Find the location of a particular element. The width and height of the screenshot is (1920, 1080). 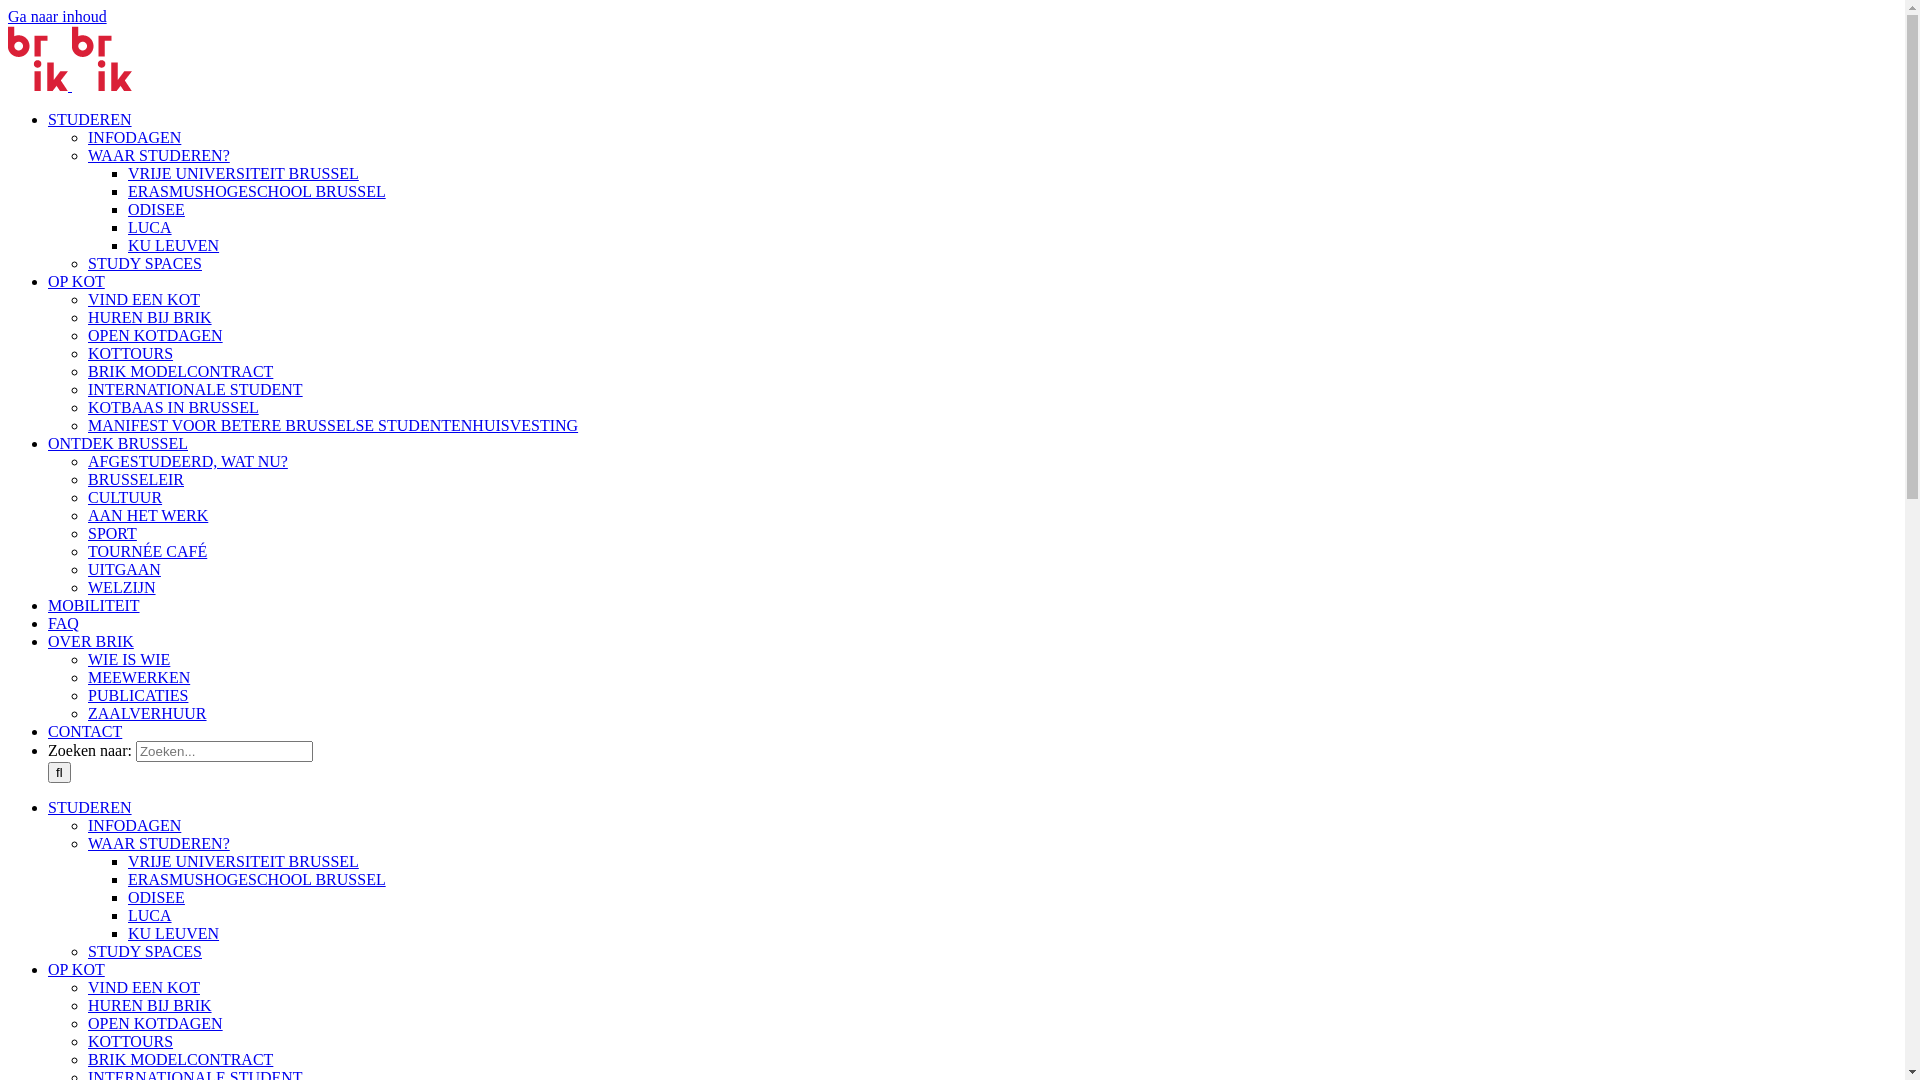

'VRIJE UNIVERSITEIT BRUSSEL' is located at coordinates (242, 860).